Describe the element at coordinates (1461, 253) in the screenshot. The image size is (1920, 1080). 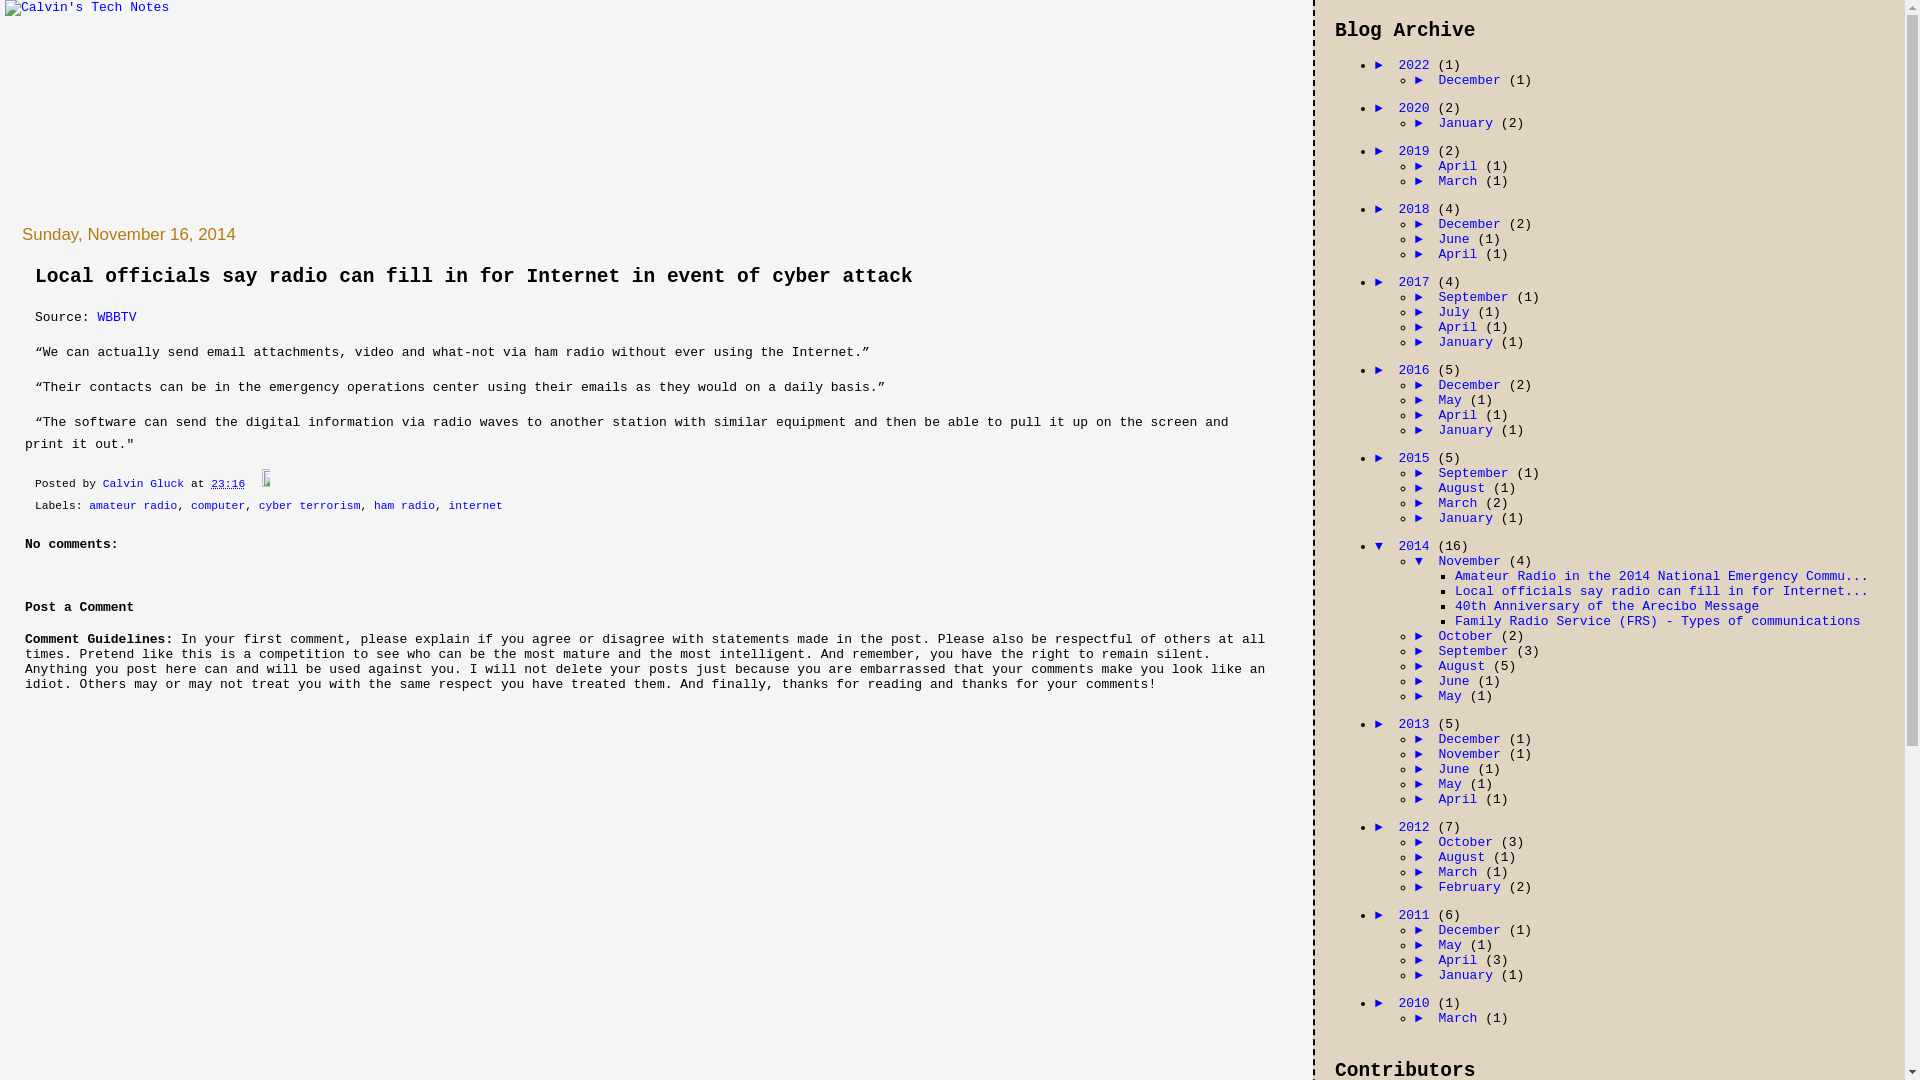
I see `'April'` at that location.